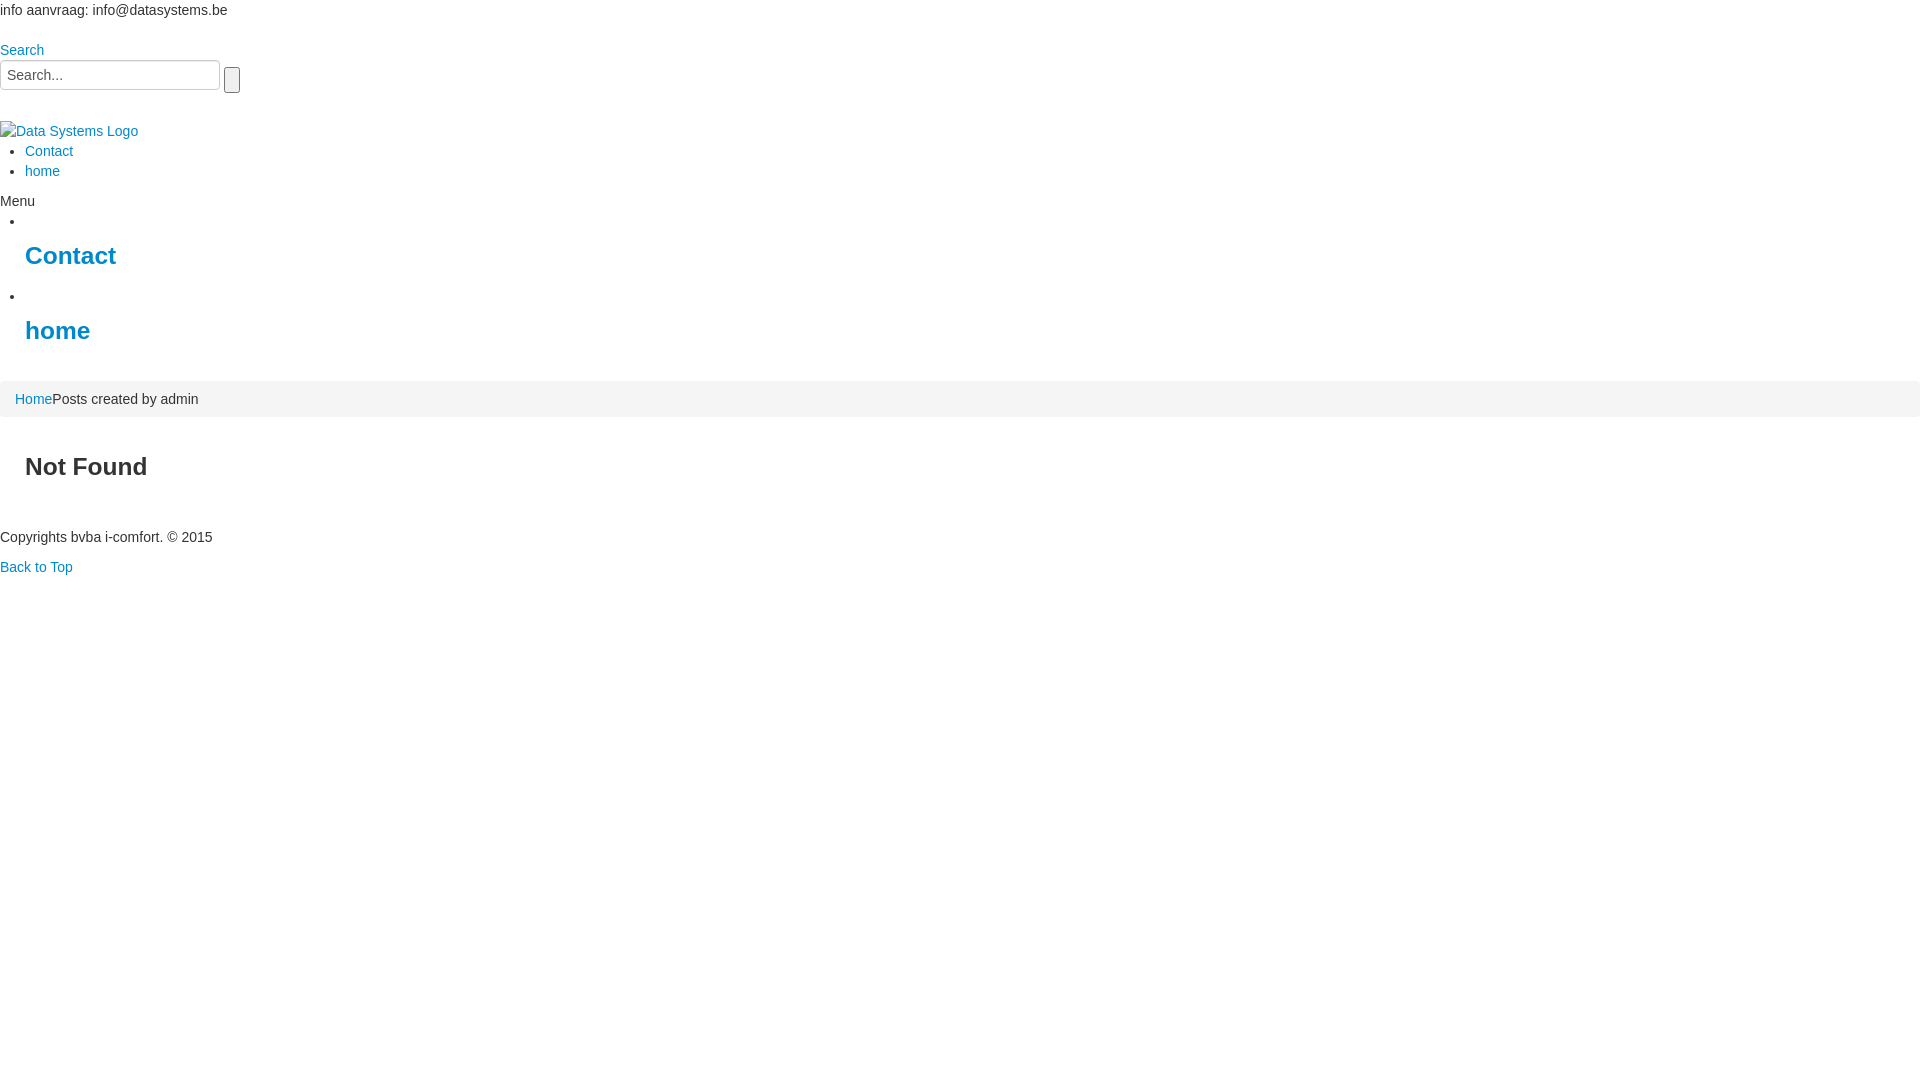  I want to click on 'Search', so click(0, 49).